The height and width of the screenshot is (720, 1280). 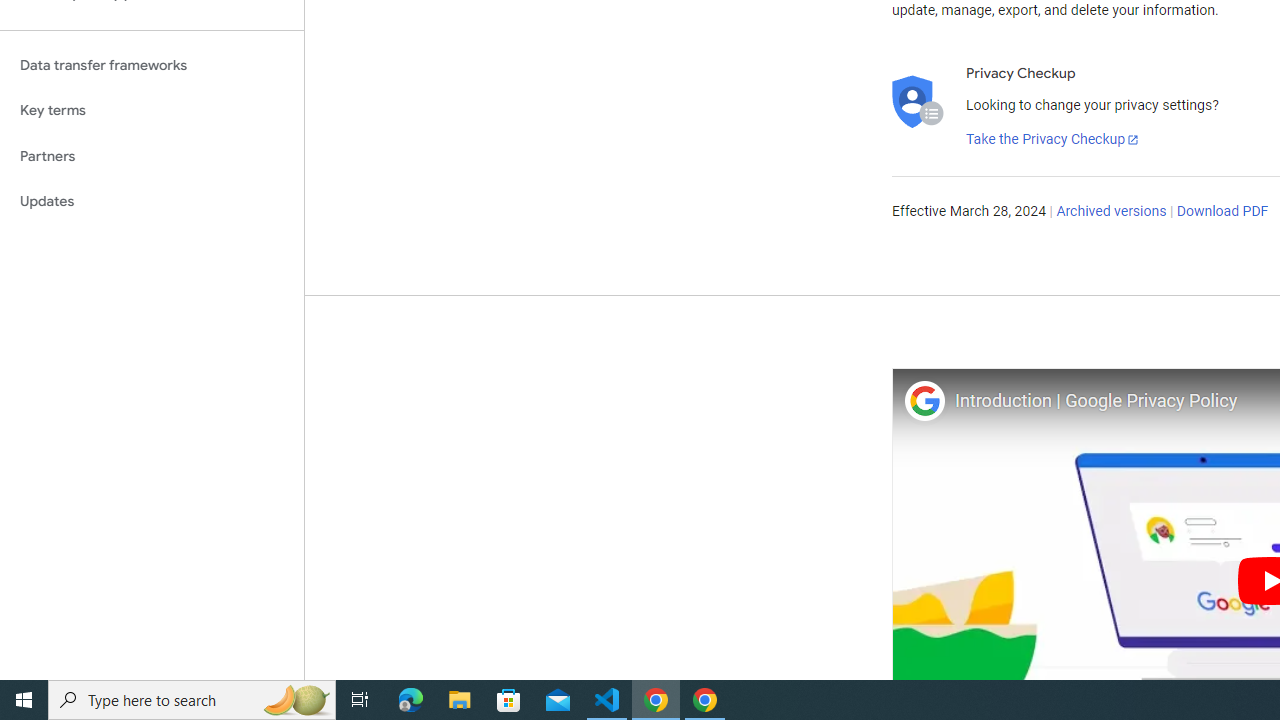 I want to click on 'Take the Privacy Checkup', so click(x=1052, y=139).